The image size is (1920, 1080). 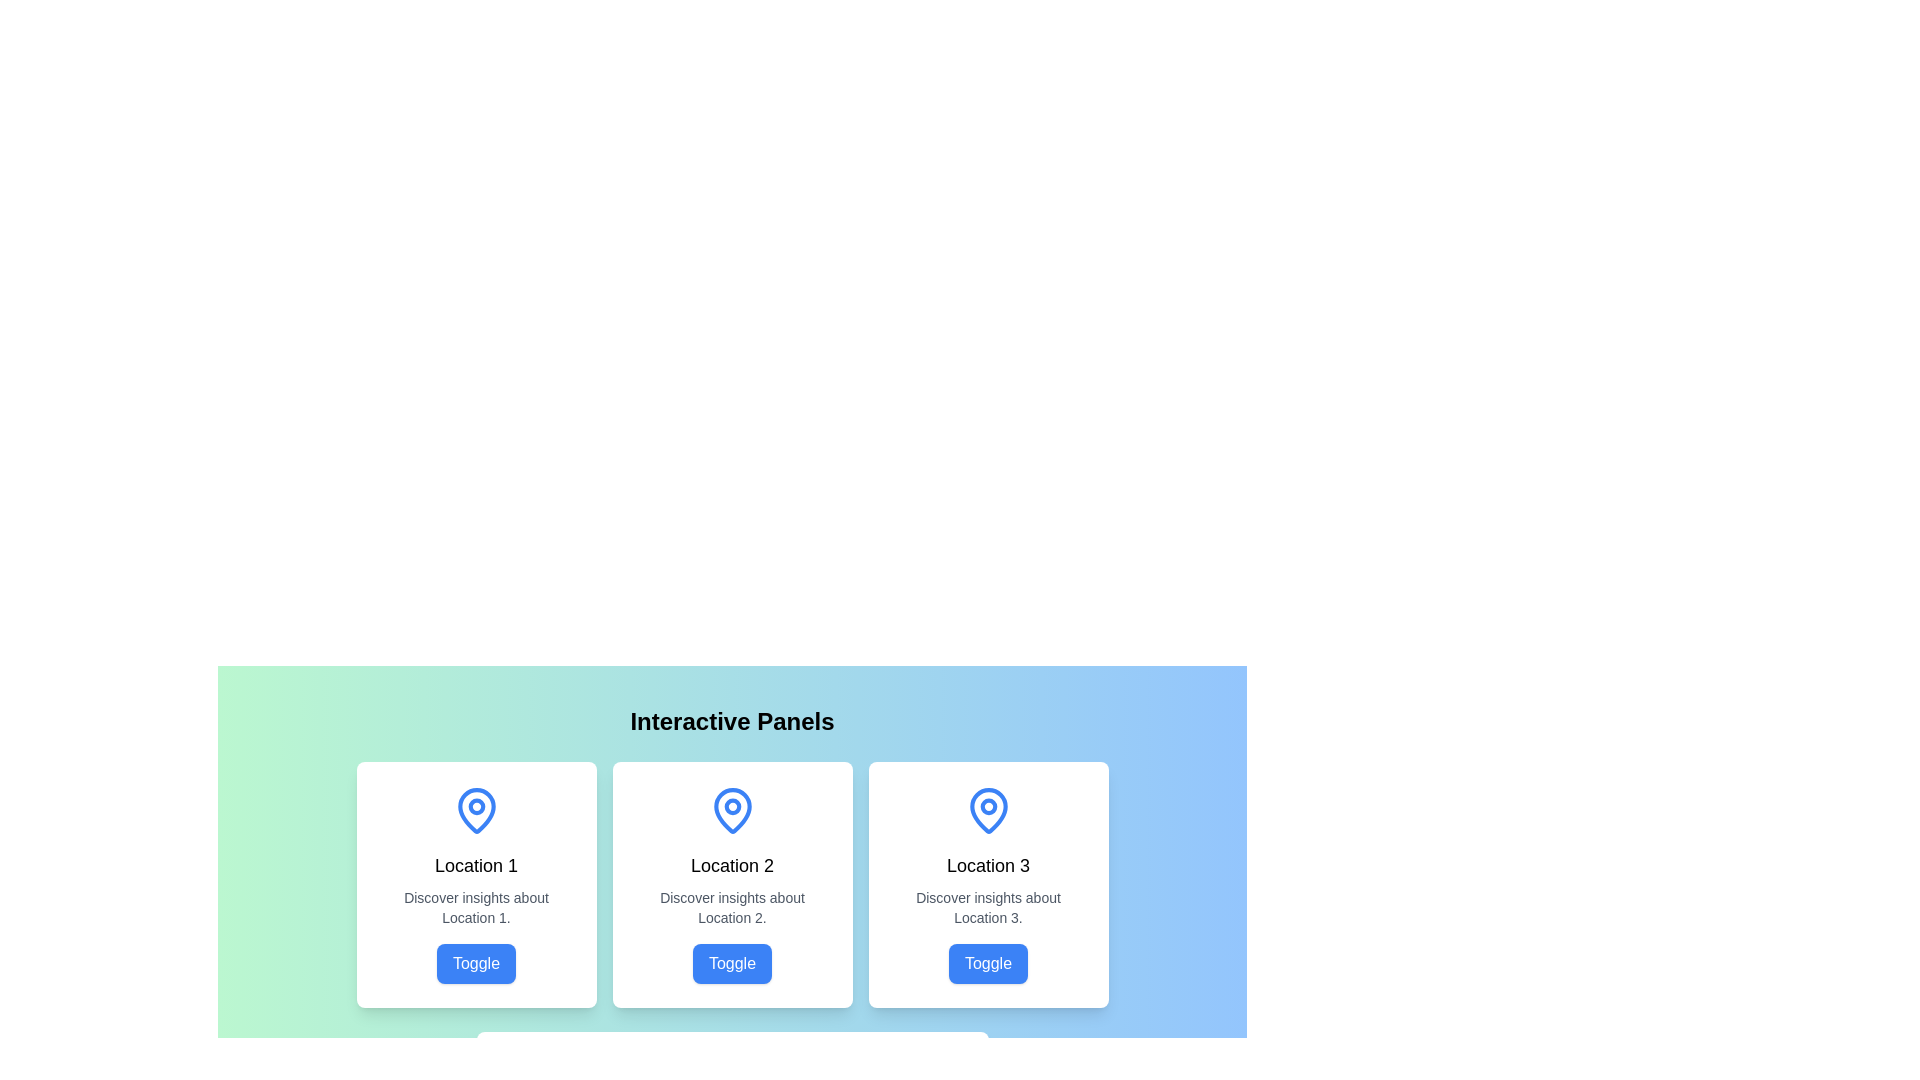 I want to click on the 'Toggle' button with rounded edges and a blue background located within the 'Location 2' card to observe its hover effect, so click(x=731, y=963).